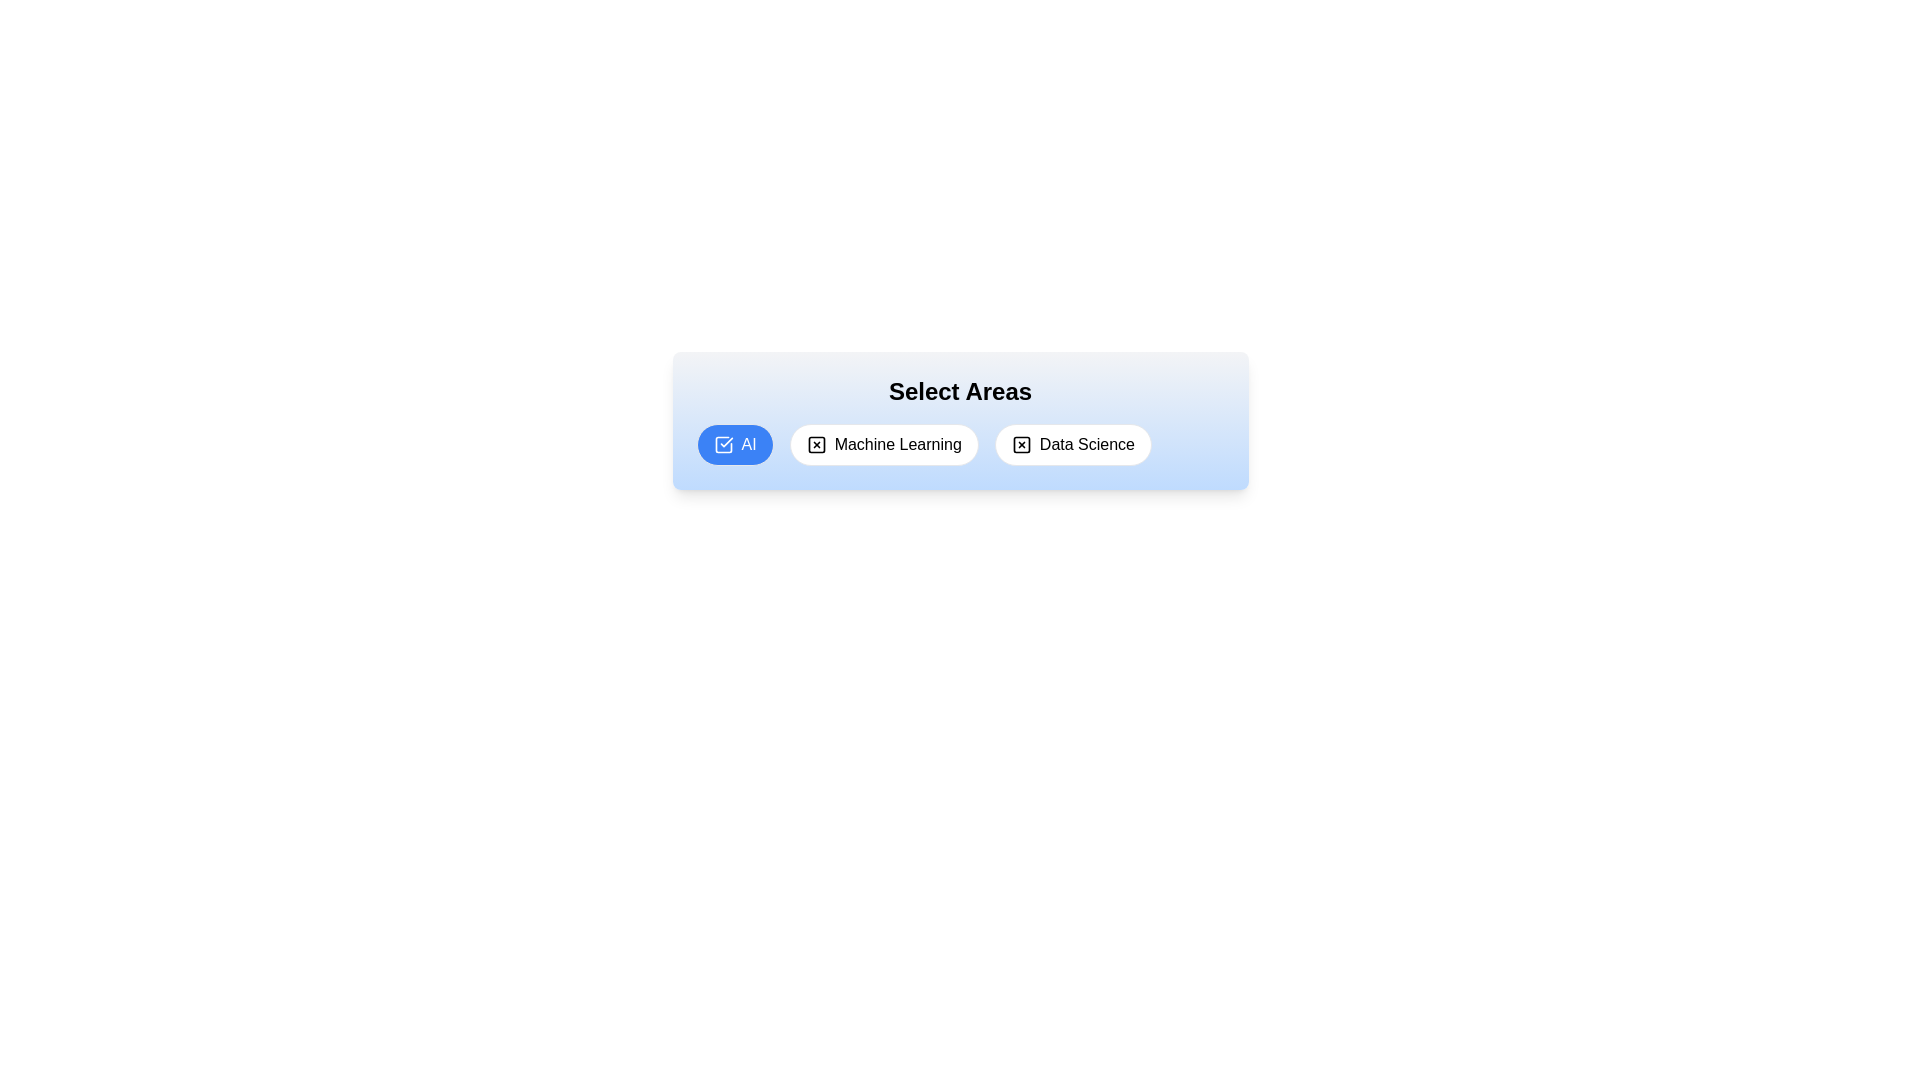  What do you see at coordinates (733, 443) in the screenshot?
I see `the tag AI to observe its hover effect` at bounding box center [733, 443].